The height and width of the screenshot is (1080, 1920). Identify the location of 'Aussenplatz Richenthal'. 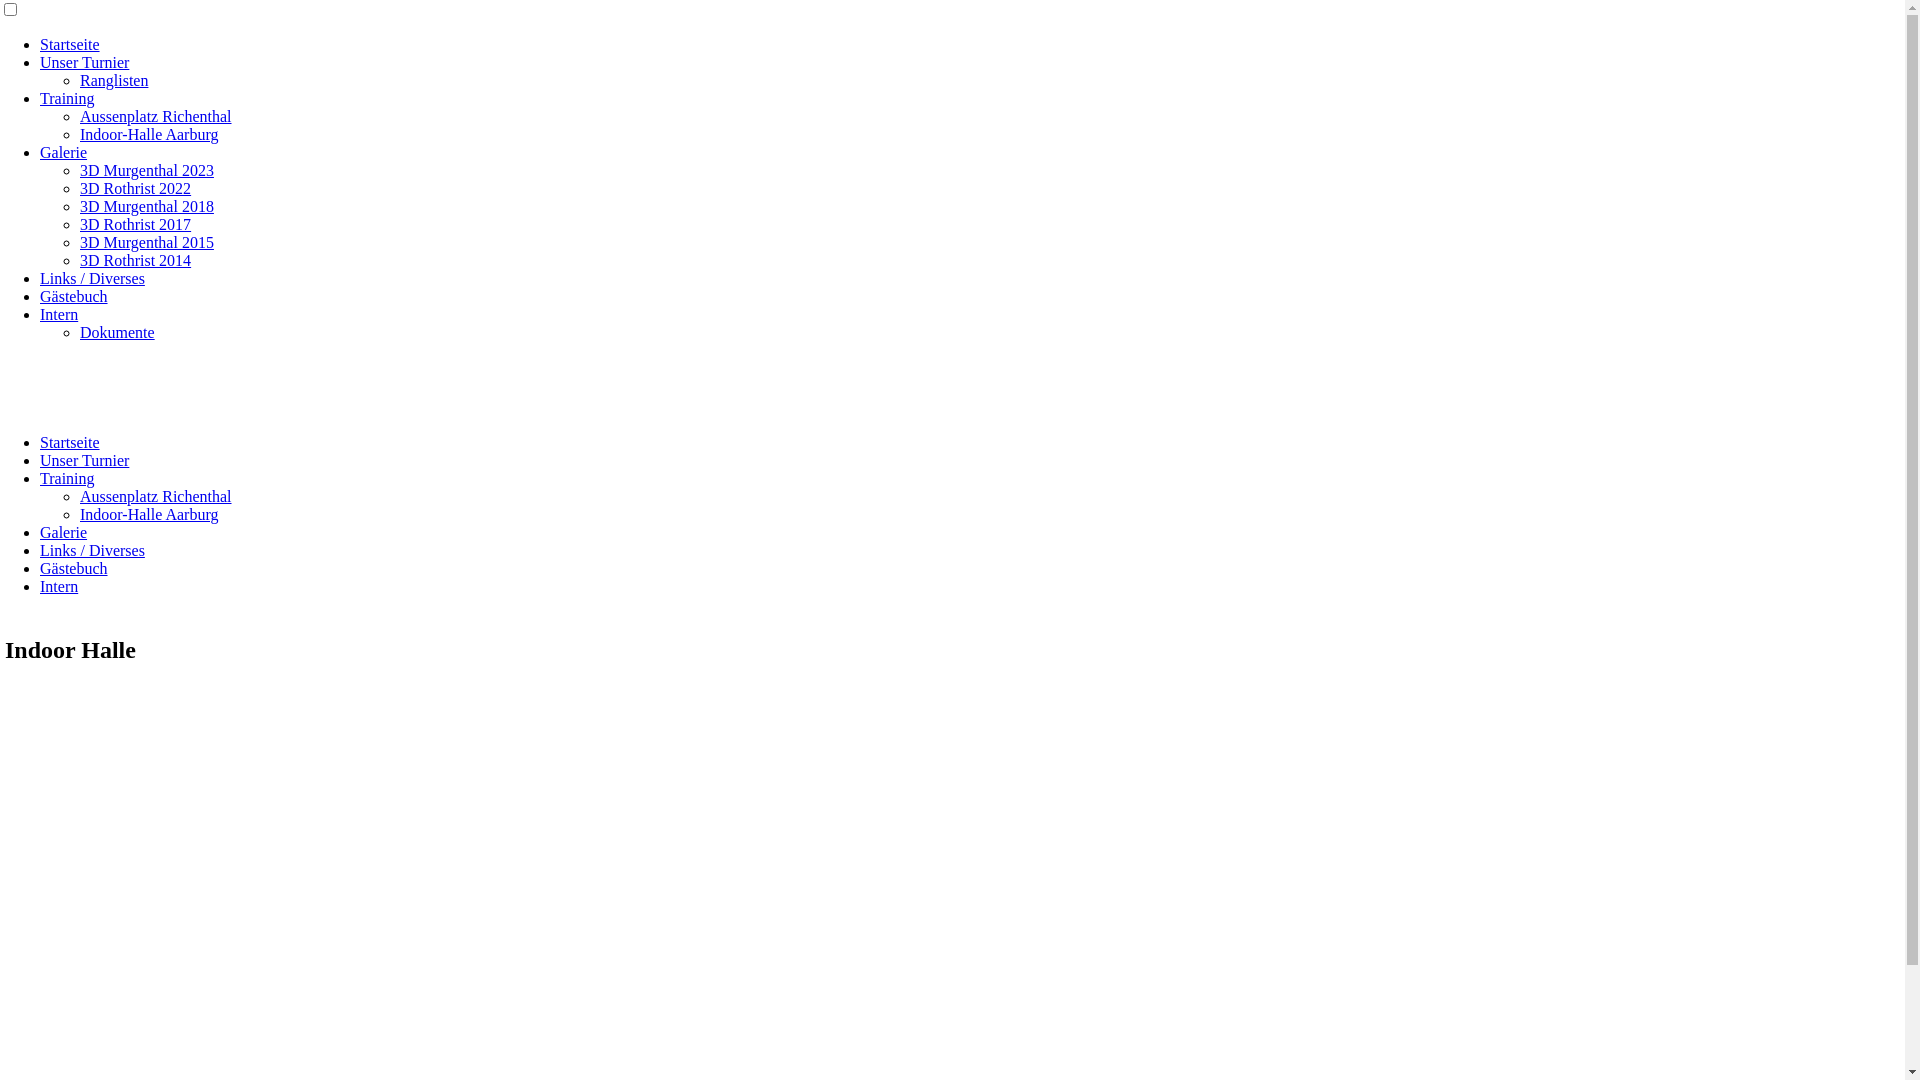
(80, 495).